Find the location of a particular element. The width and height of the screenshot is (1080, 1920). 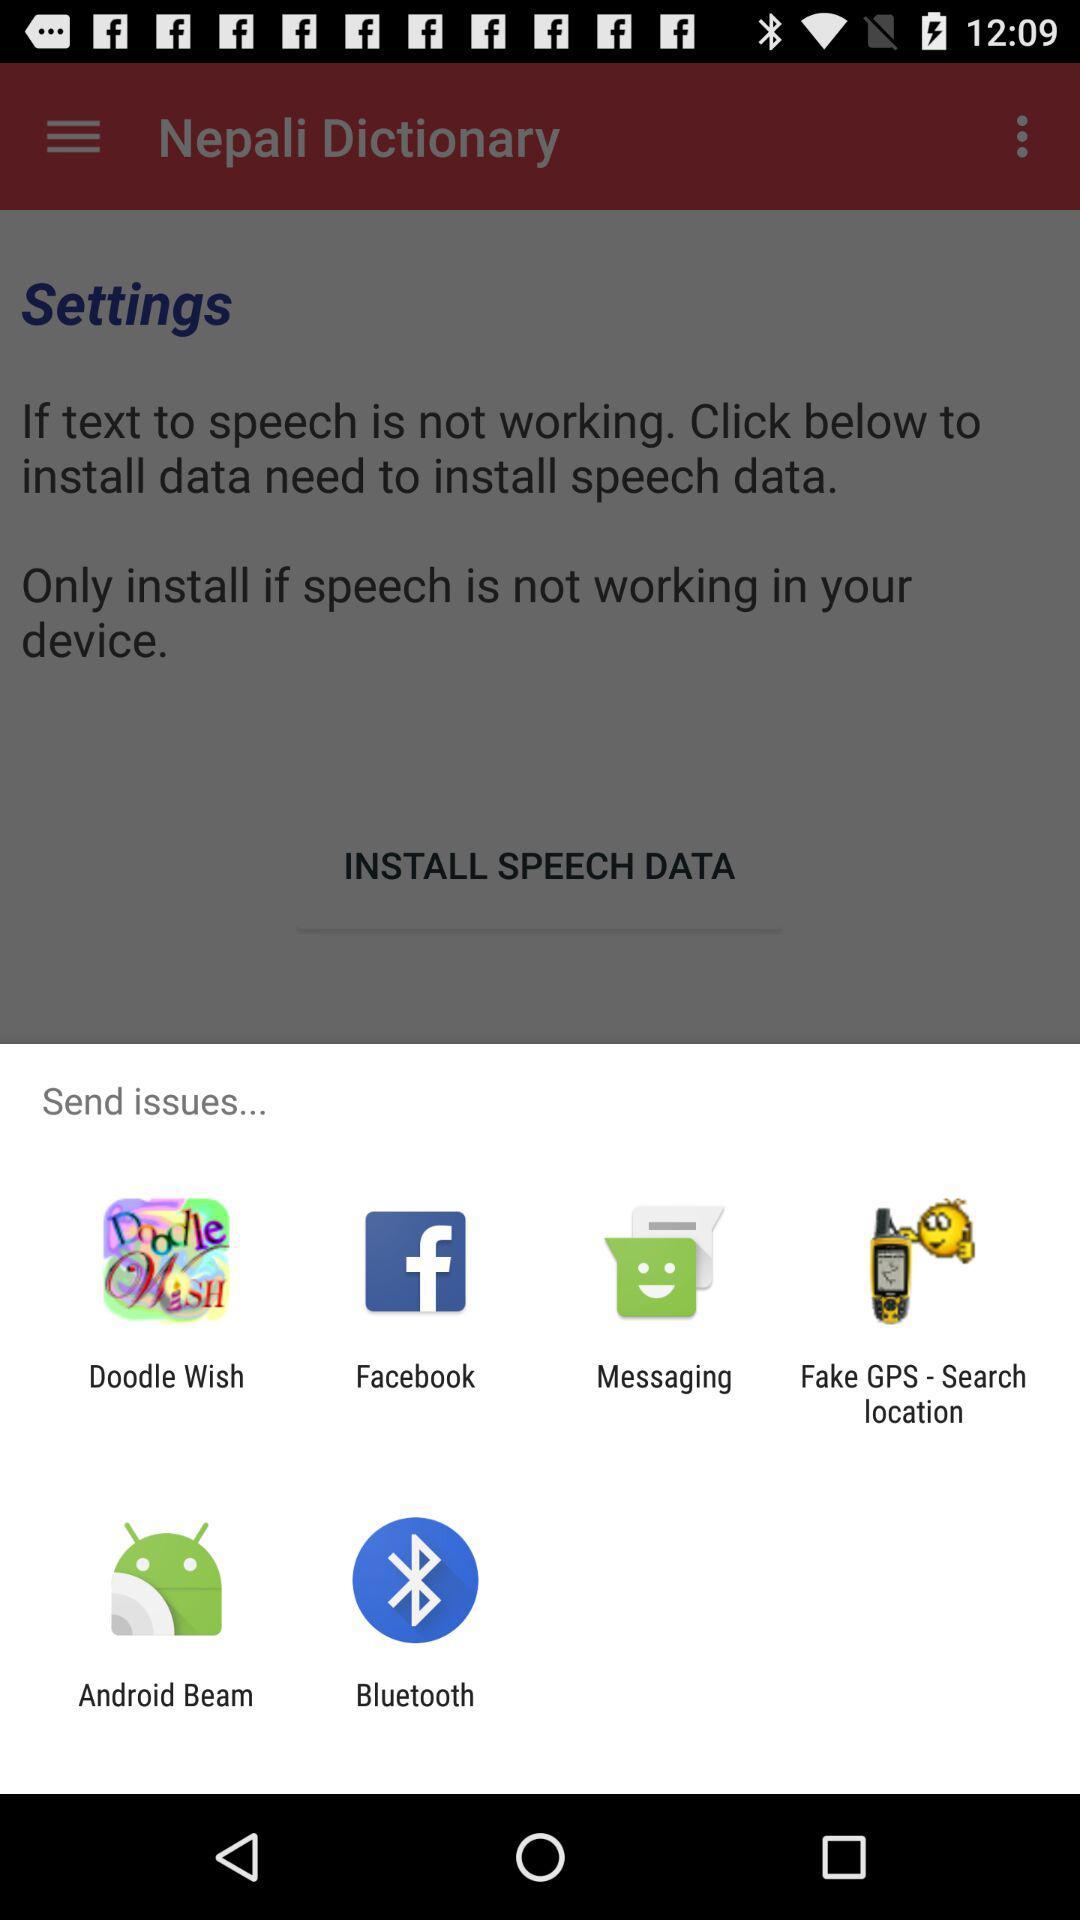

item to the left of messaging is located at coordinates (414, 1392).